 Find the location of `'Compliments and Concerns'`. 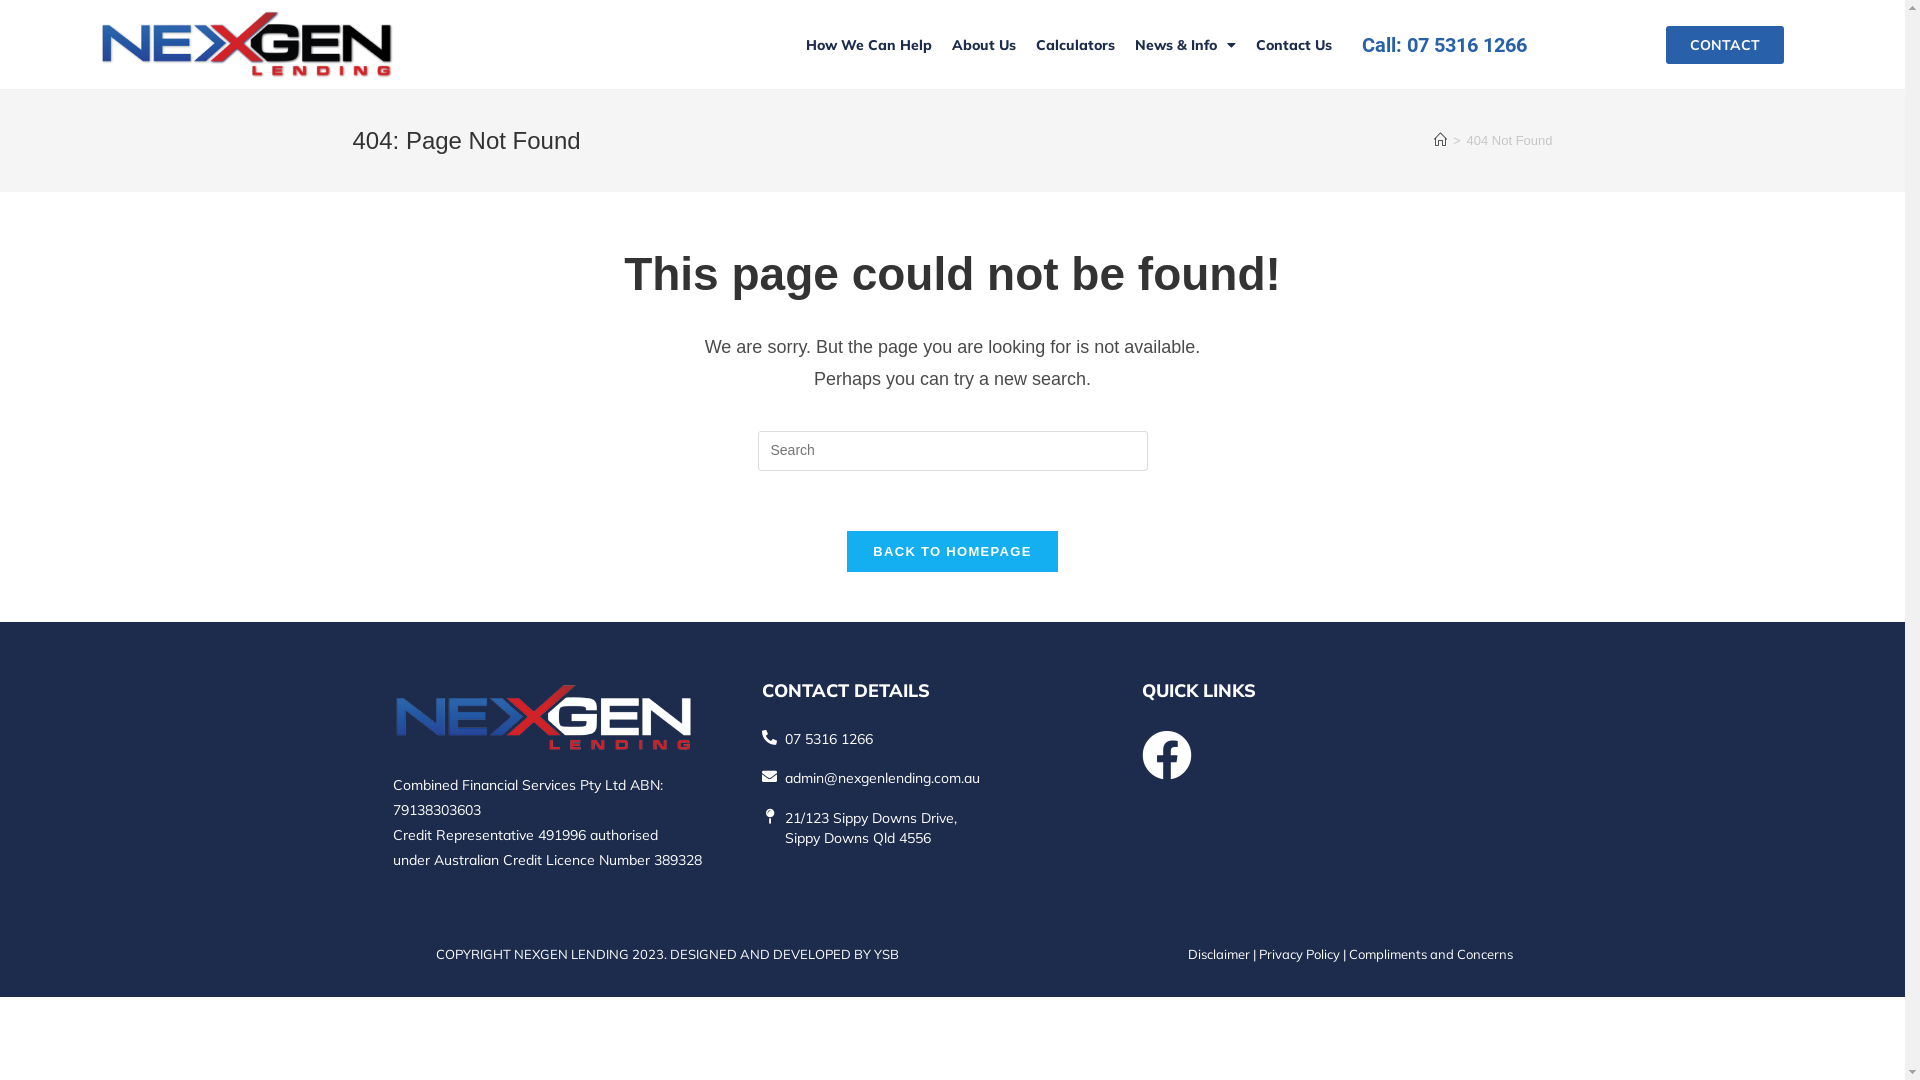

'Compliments and Concerns' is located at coordinates (1429, 952).